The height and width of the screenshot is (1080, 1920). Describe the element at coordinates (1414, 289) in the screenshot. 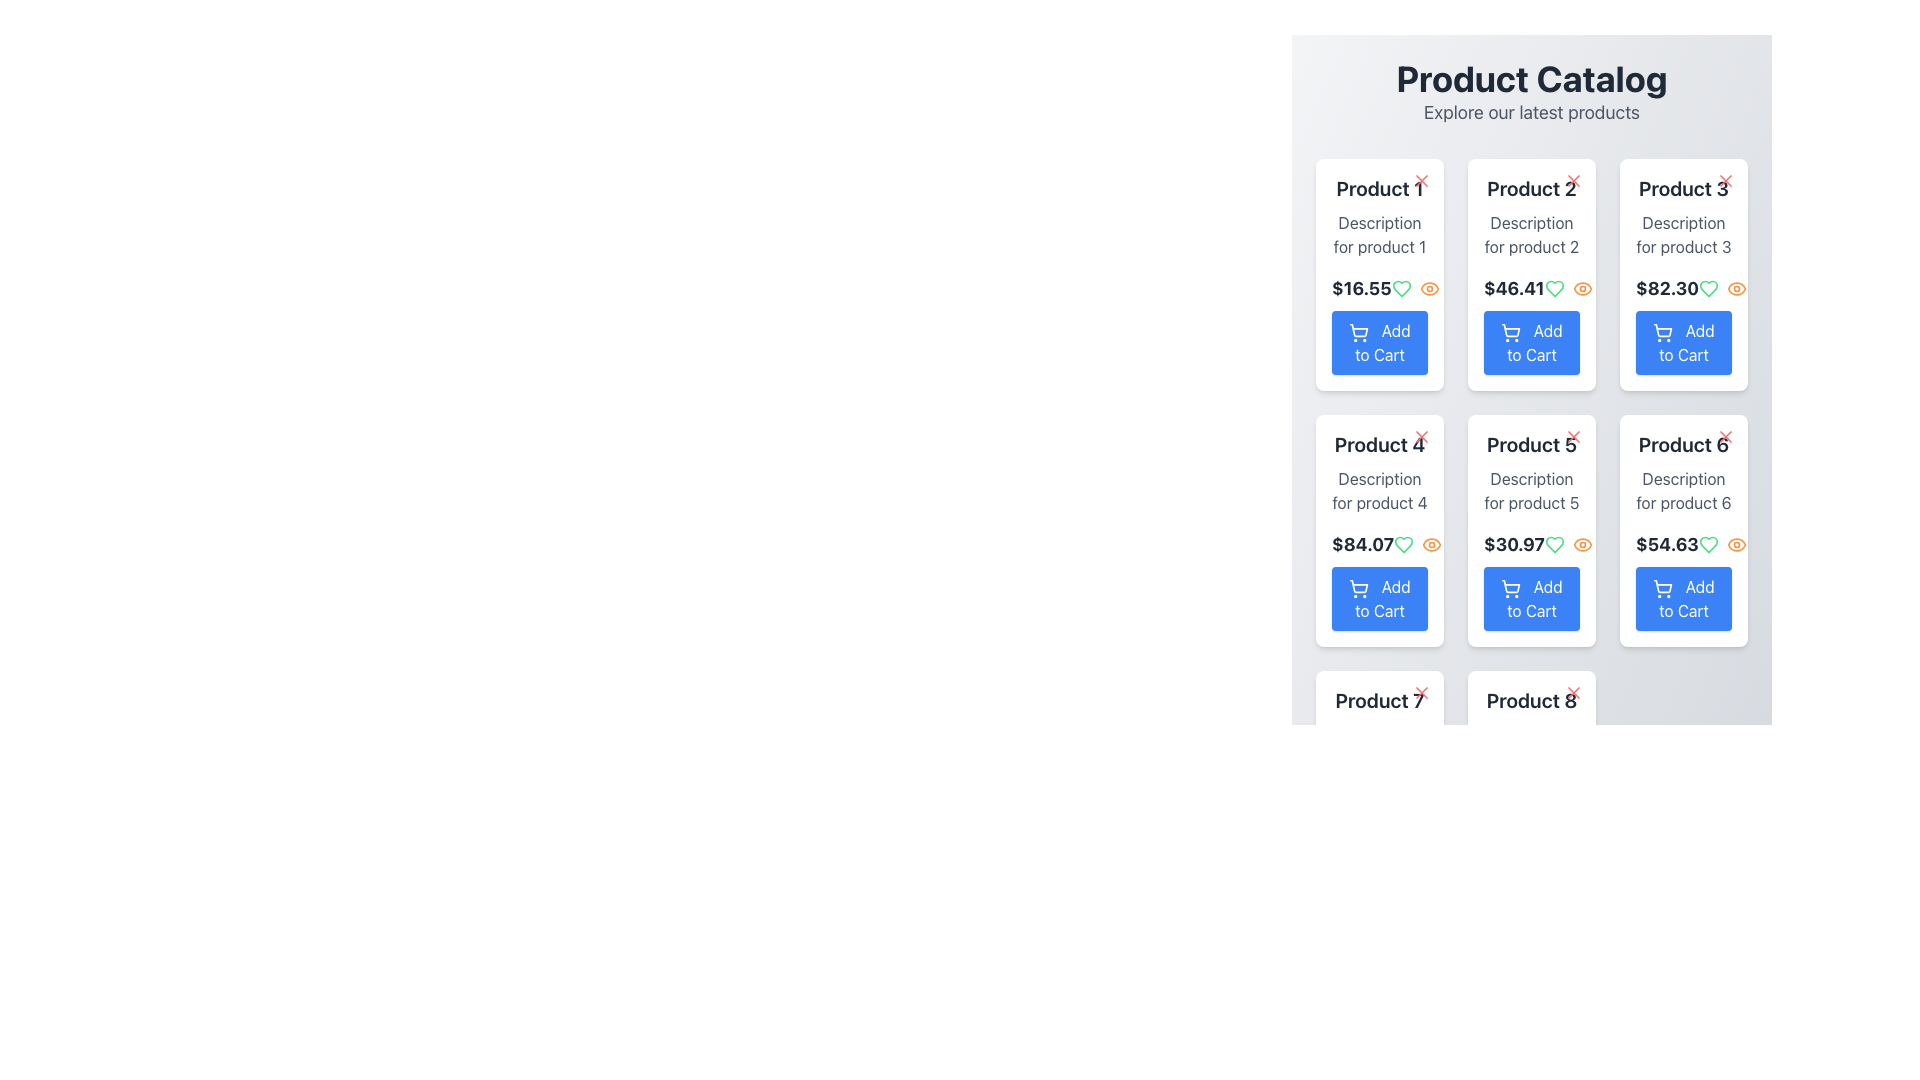

I see `the orange eye icon in the Interactive Icon Group located beneath the product price of '$16.55' for 'Product 1'` at that location.